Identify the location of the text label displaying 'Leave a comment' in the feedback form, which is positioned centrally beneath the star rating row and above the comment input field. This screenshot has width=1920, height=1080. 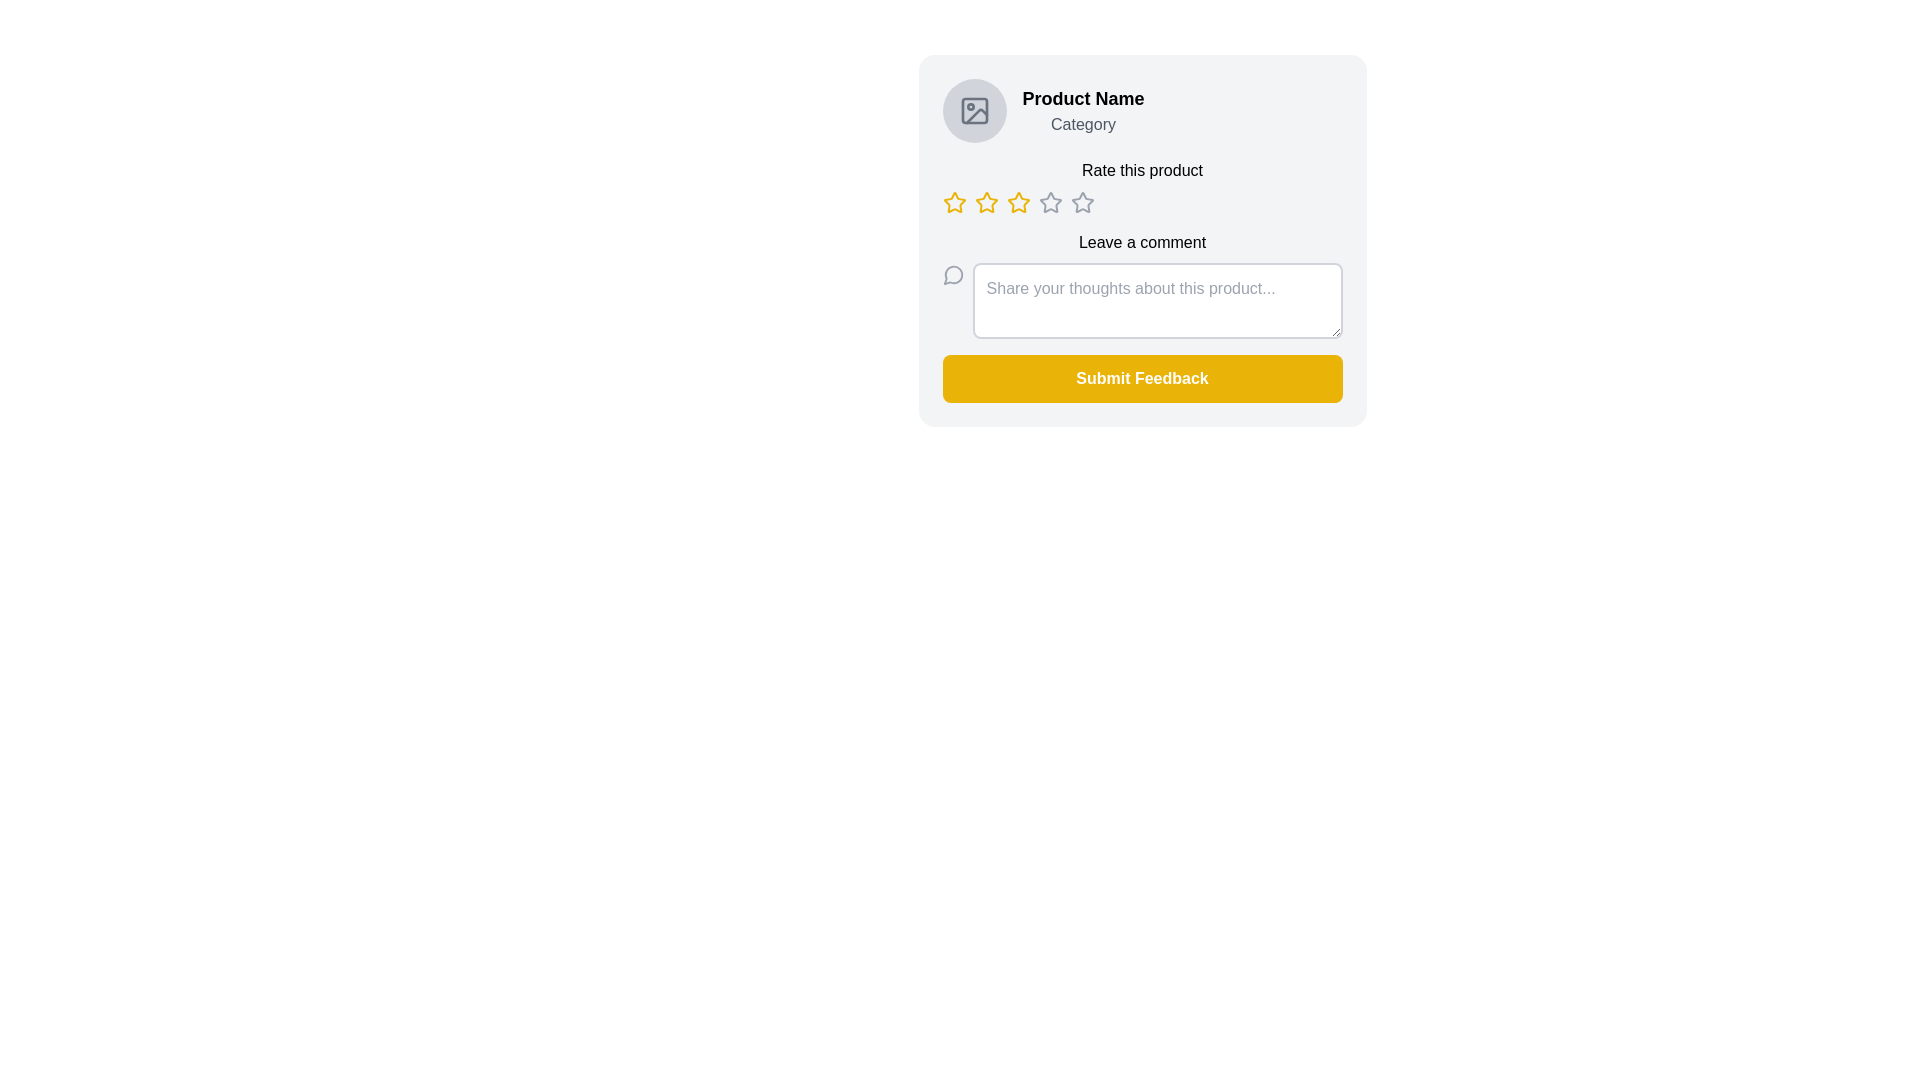
(1142, 242).